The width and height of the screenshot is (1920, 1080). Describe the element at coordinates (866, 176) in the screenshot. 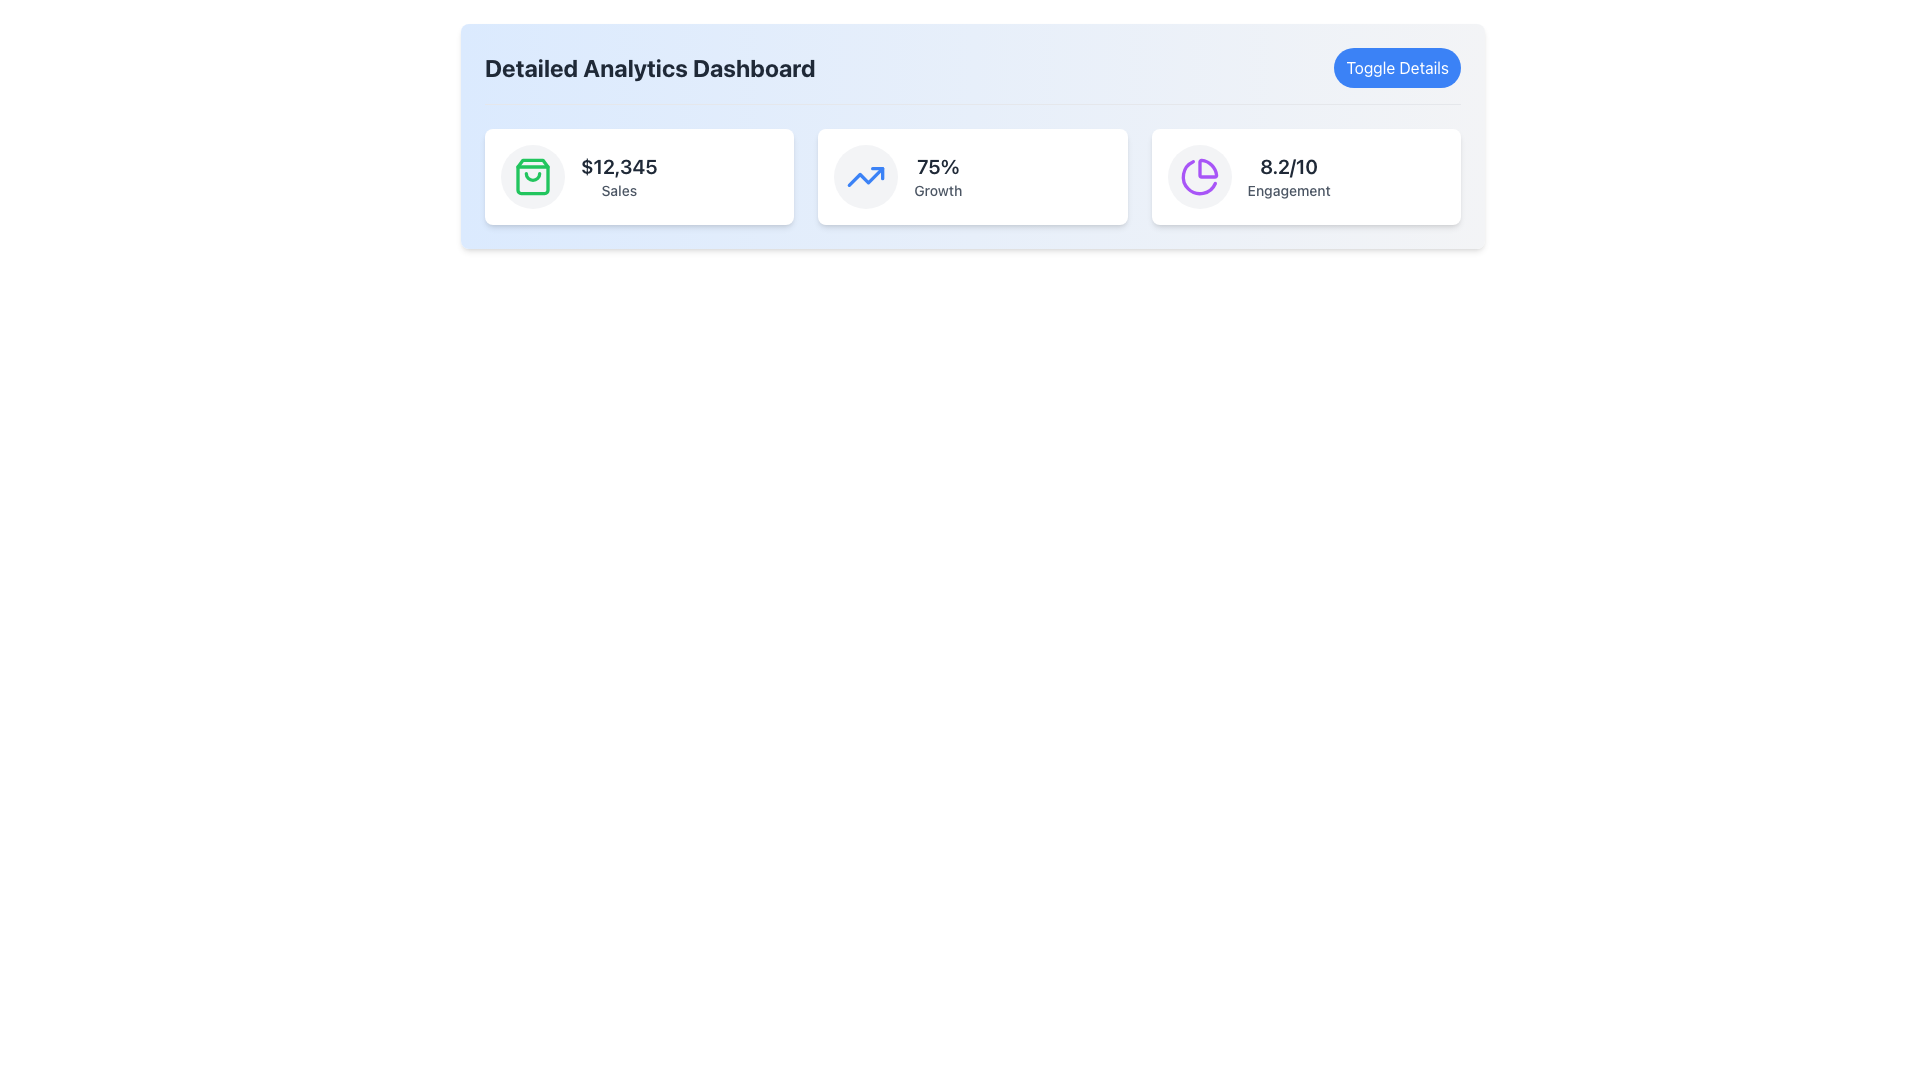

I see `the growth trend icon represented by the polyline graphic located in the second card under 'Detailed Analytics Dashboard'` at that location.